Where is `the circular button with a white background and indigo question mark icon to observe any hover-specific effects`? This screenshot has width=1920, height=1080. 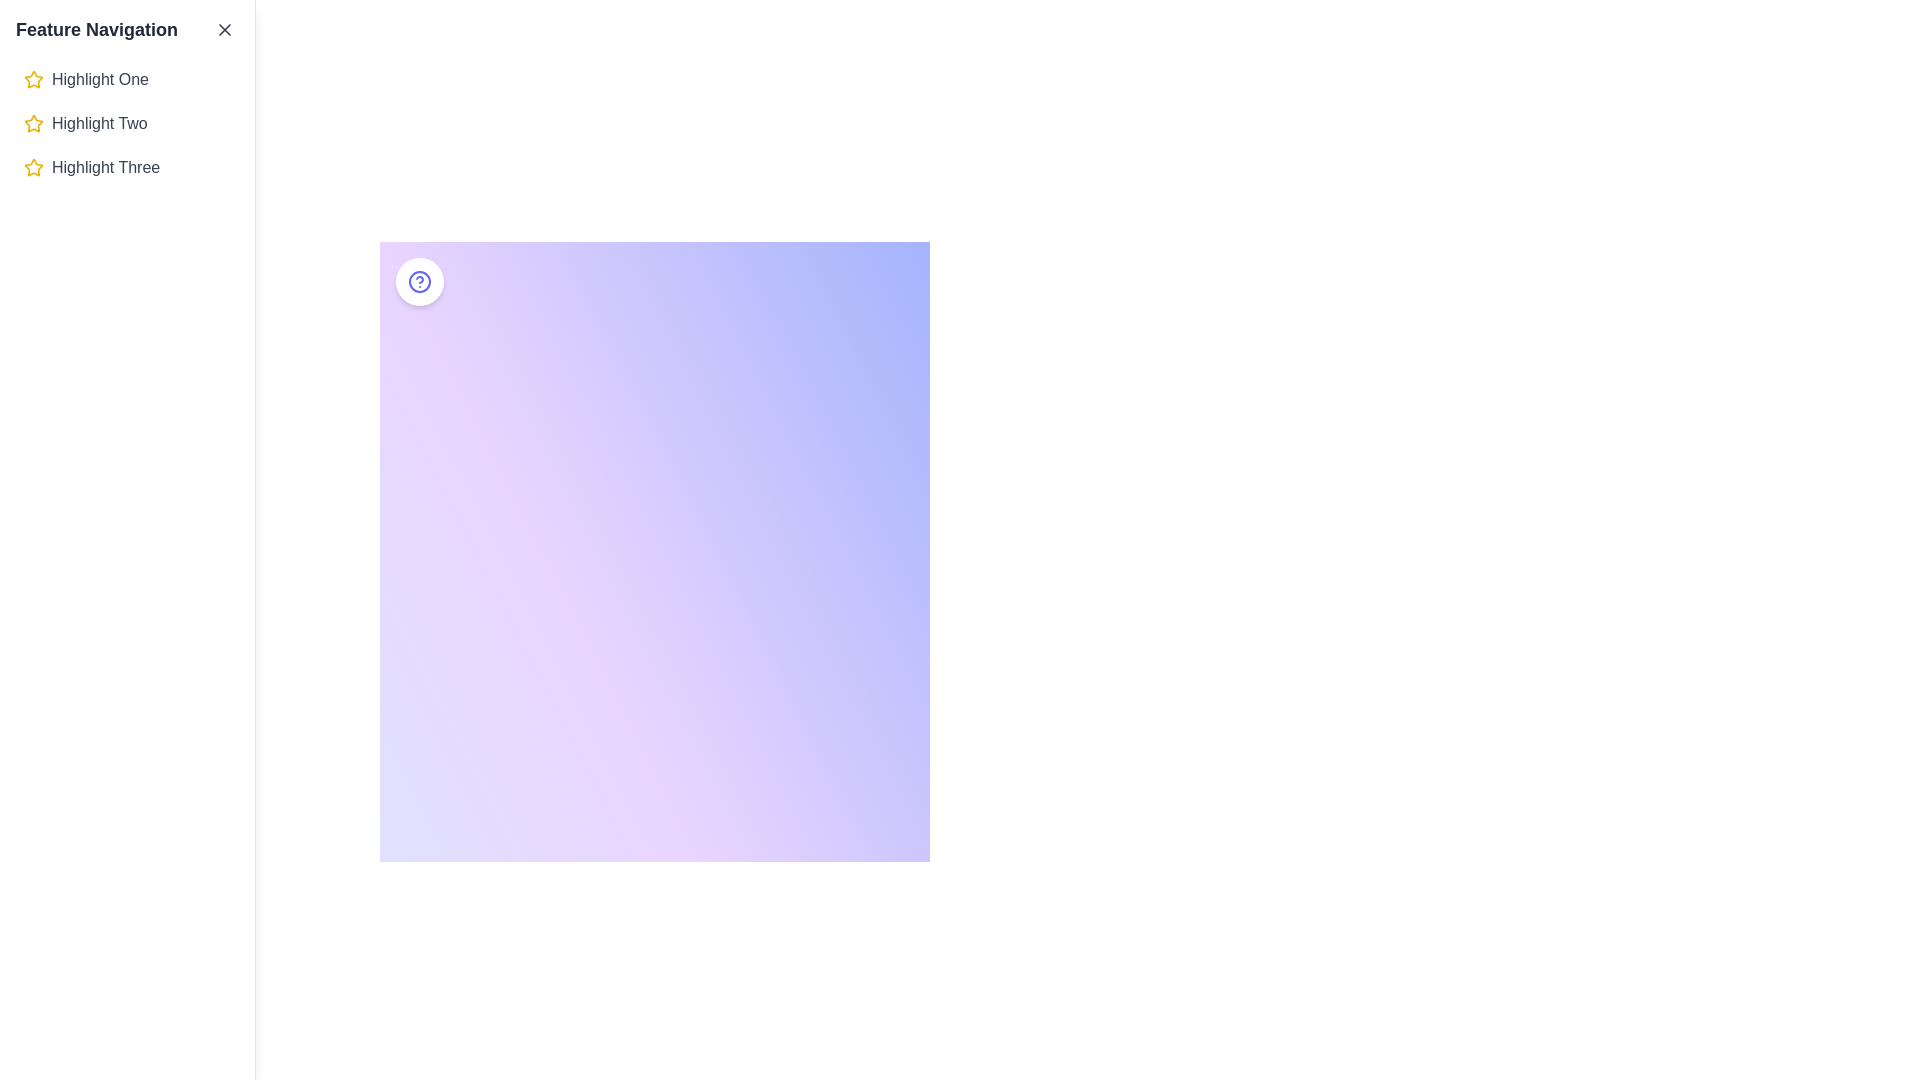
the circular button with a white background and indigo question mark icon to observe any hover-specific effects is located at coordinates (419, 281).